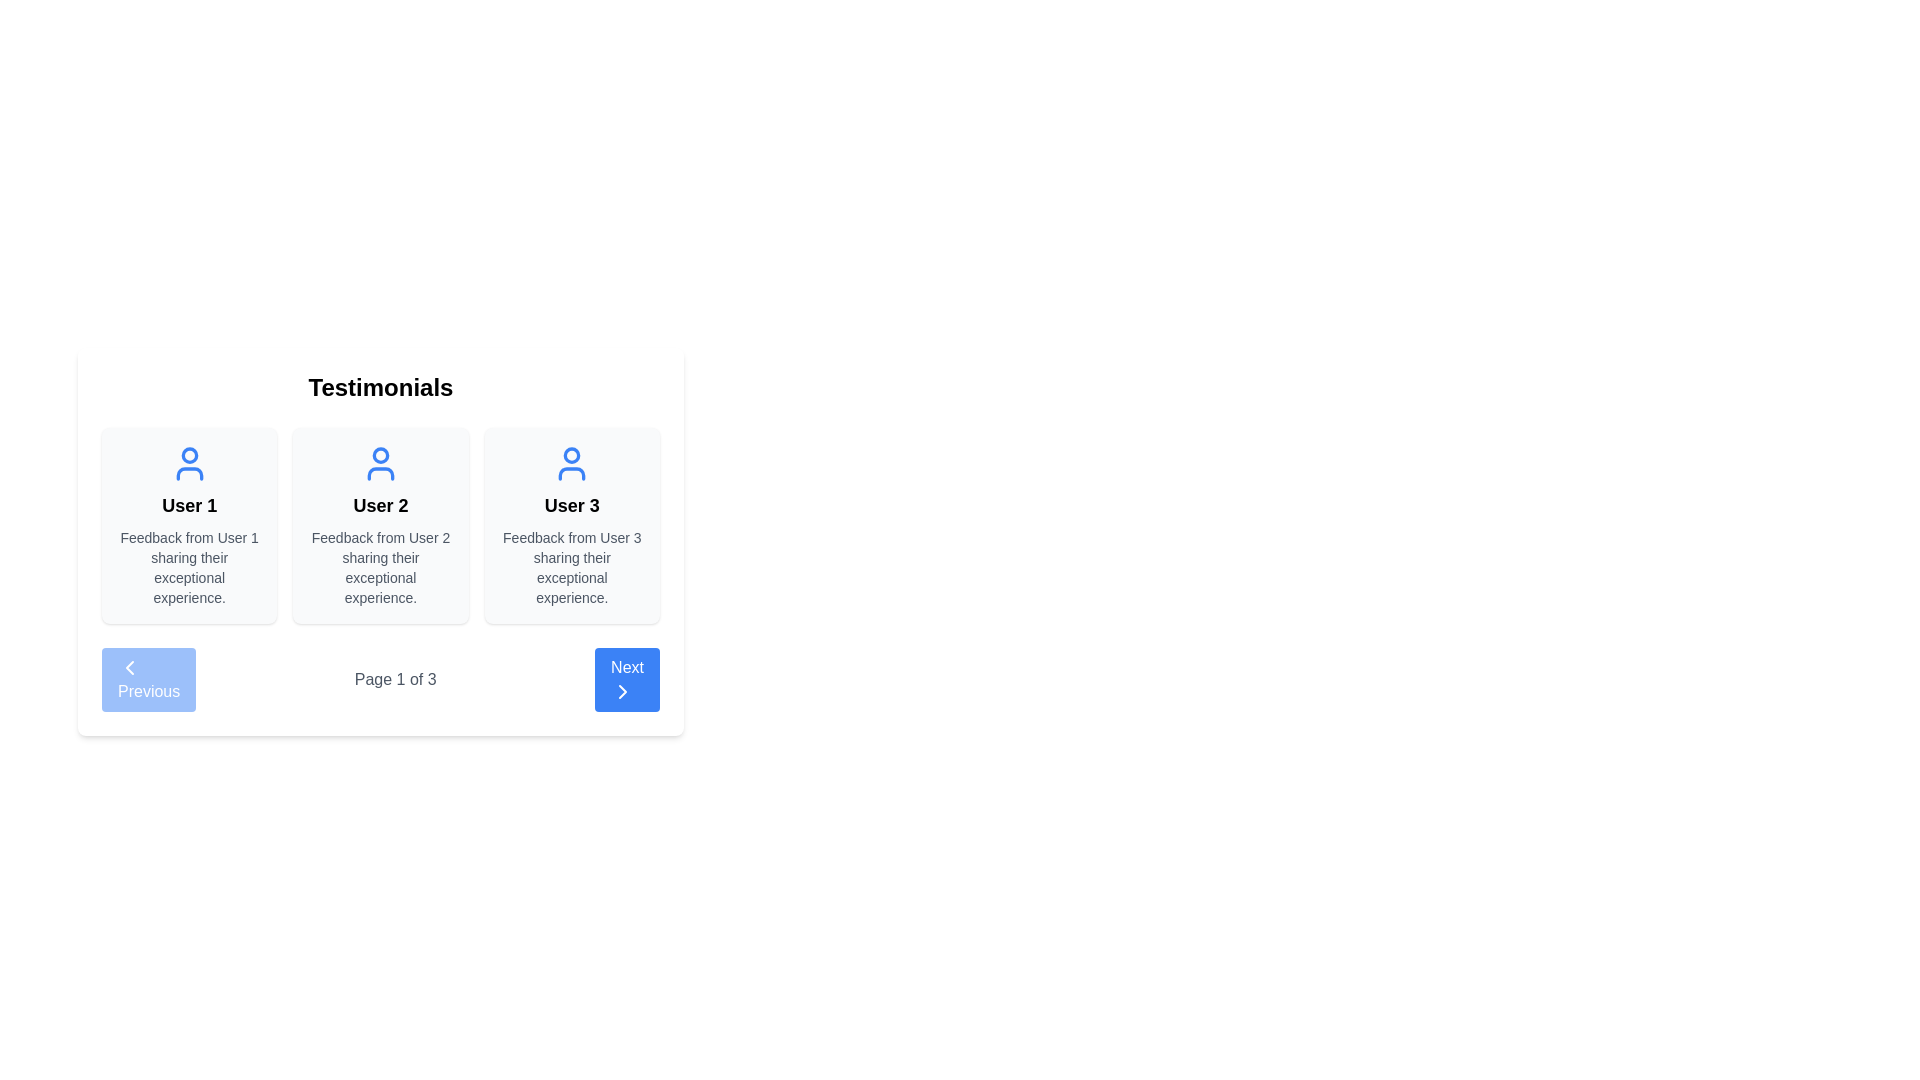 This screenshot has height=1080, width=1920. Describe the element at coordinates (380, 524) in the screenshot. I see `testimonial content from the middle section of the grid layout hosting testimonial cards located under the header 'Testimonials'` at that location.